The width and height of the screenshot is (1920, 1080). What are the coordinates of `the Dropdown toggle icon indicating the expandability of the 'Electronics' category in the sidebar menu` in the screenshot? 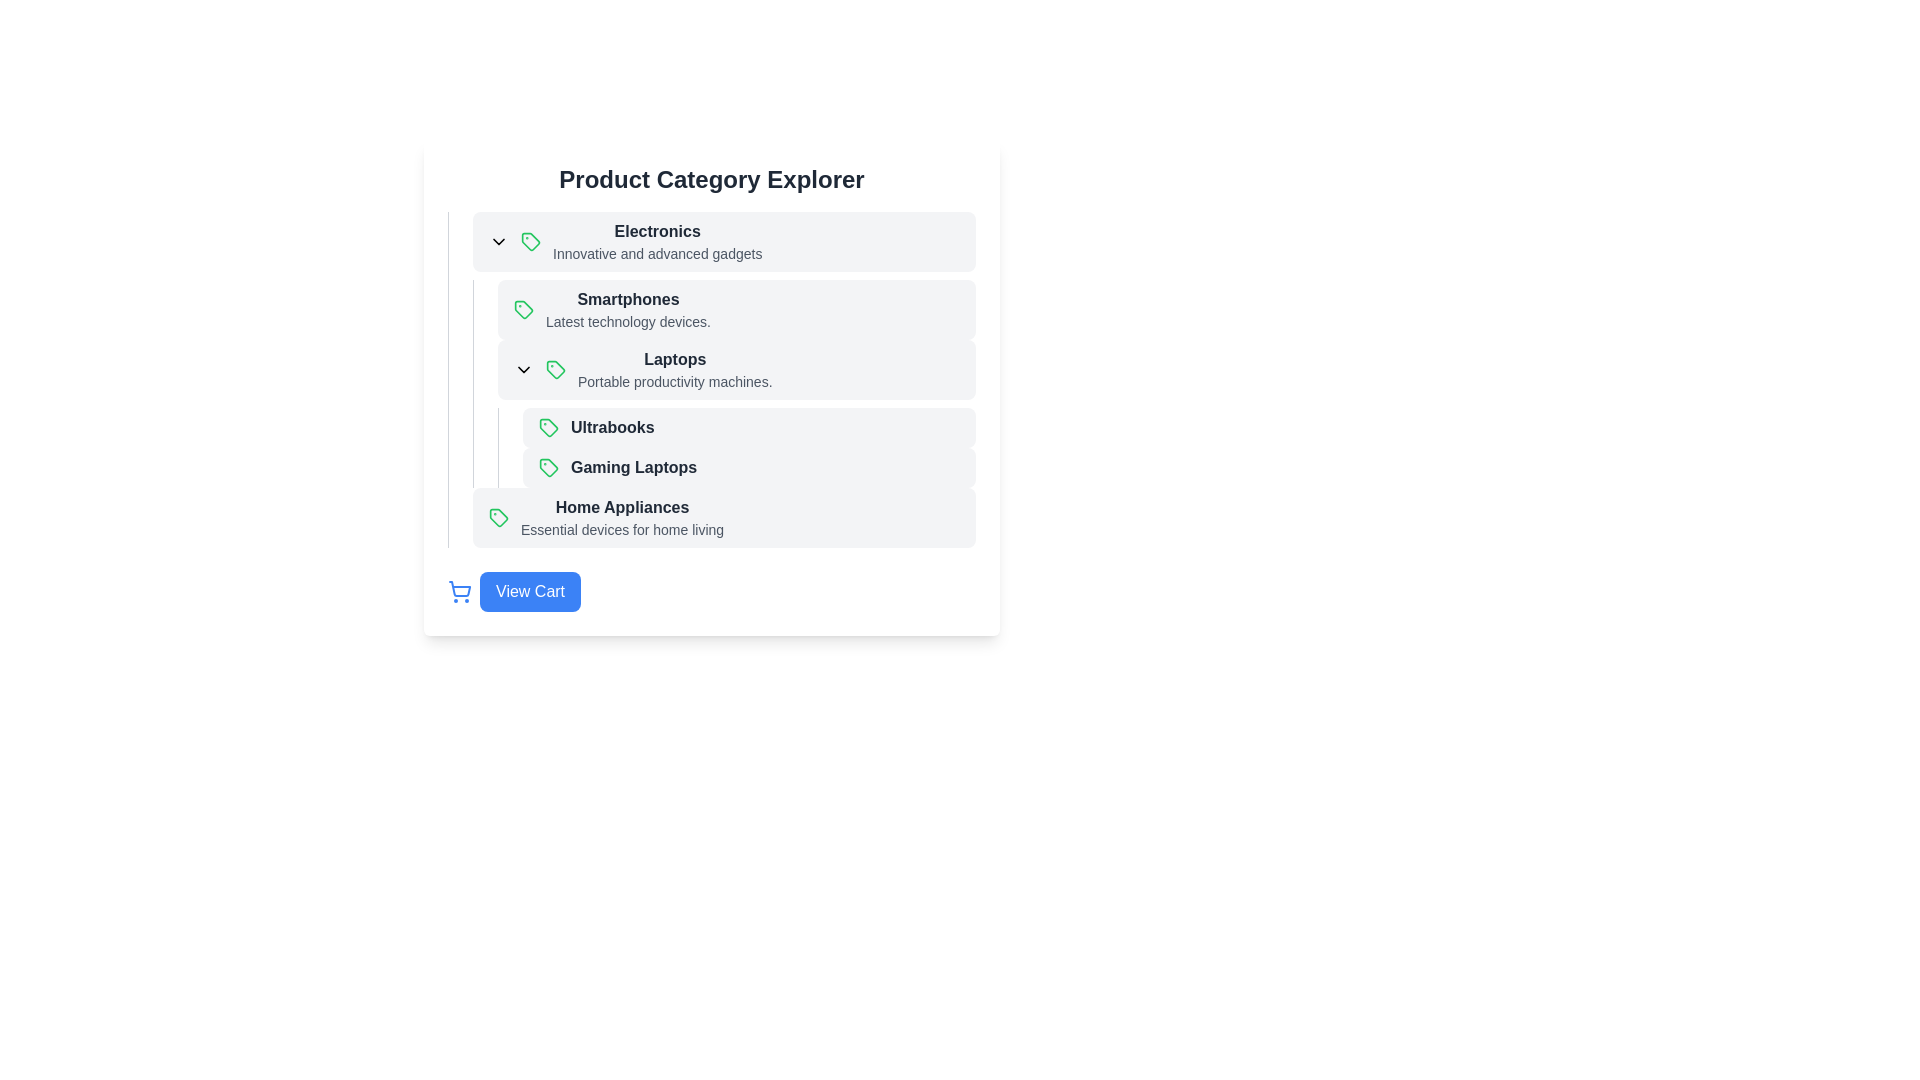 It's located at (499, 241).